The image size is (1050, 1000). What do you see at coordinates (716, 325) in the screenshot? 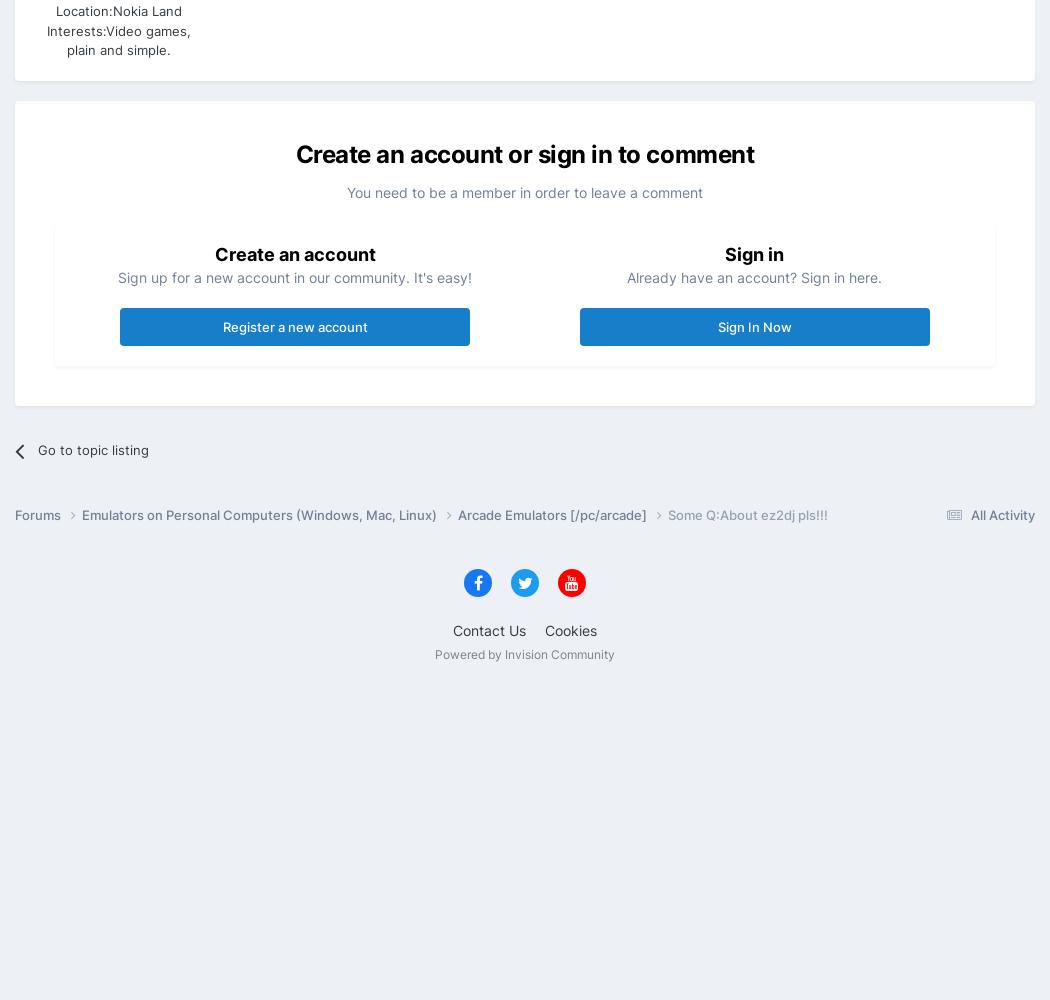
I see `'Sign In Now'` at bounding box center [716, 325].